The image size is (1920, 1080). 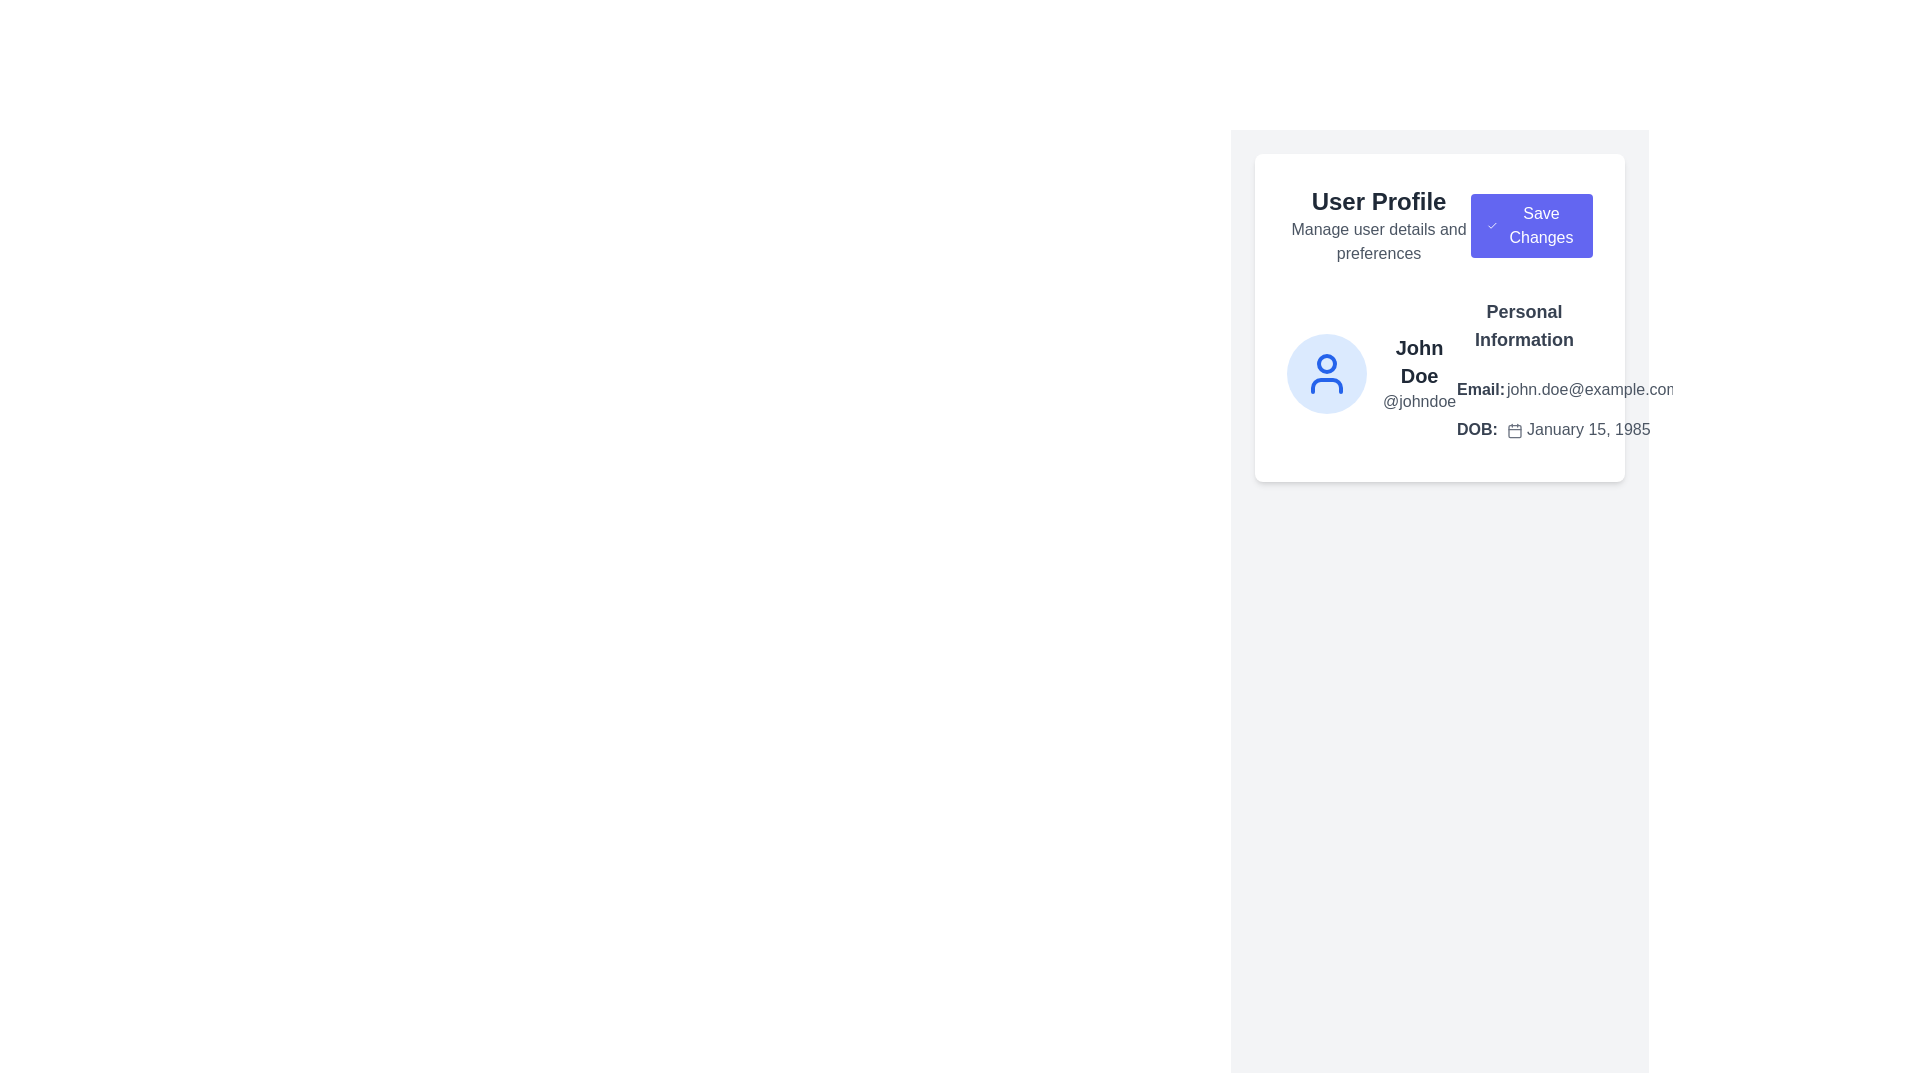 I want to click on the 'Personal Information' text header element, which is located in the user profile card beneath 'John Doe' and above the email address, so click(x=1523, y=325).